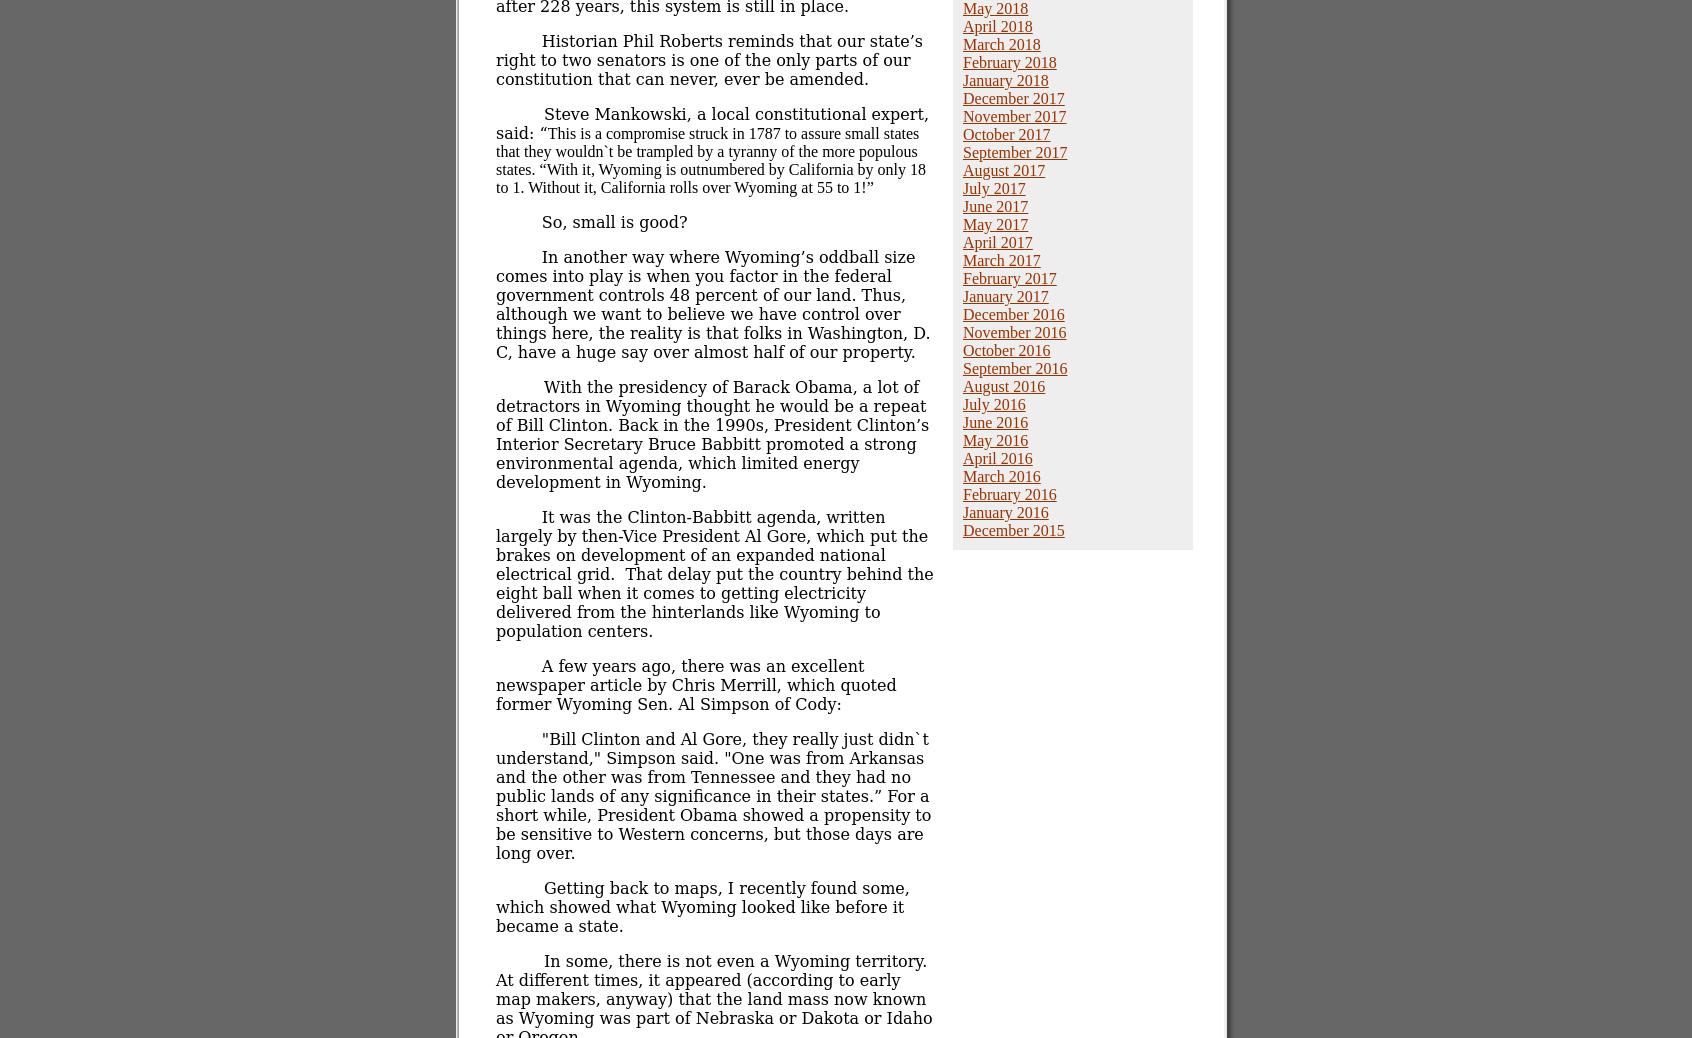 This screenshot has height=1038, width=1692. Describe the element at coordinates (996, 241) in the screenshot. I see `'April 2017'` at that location.